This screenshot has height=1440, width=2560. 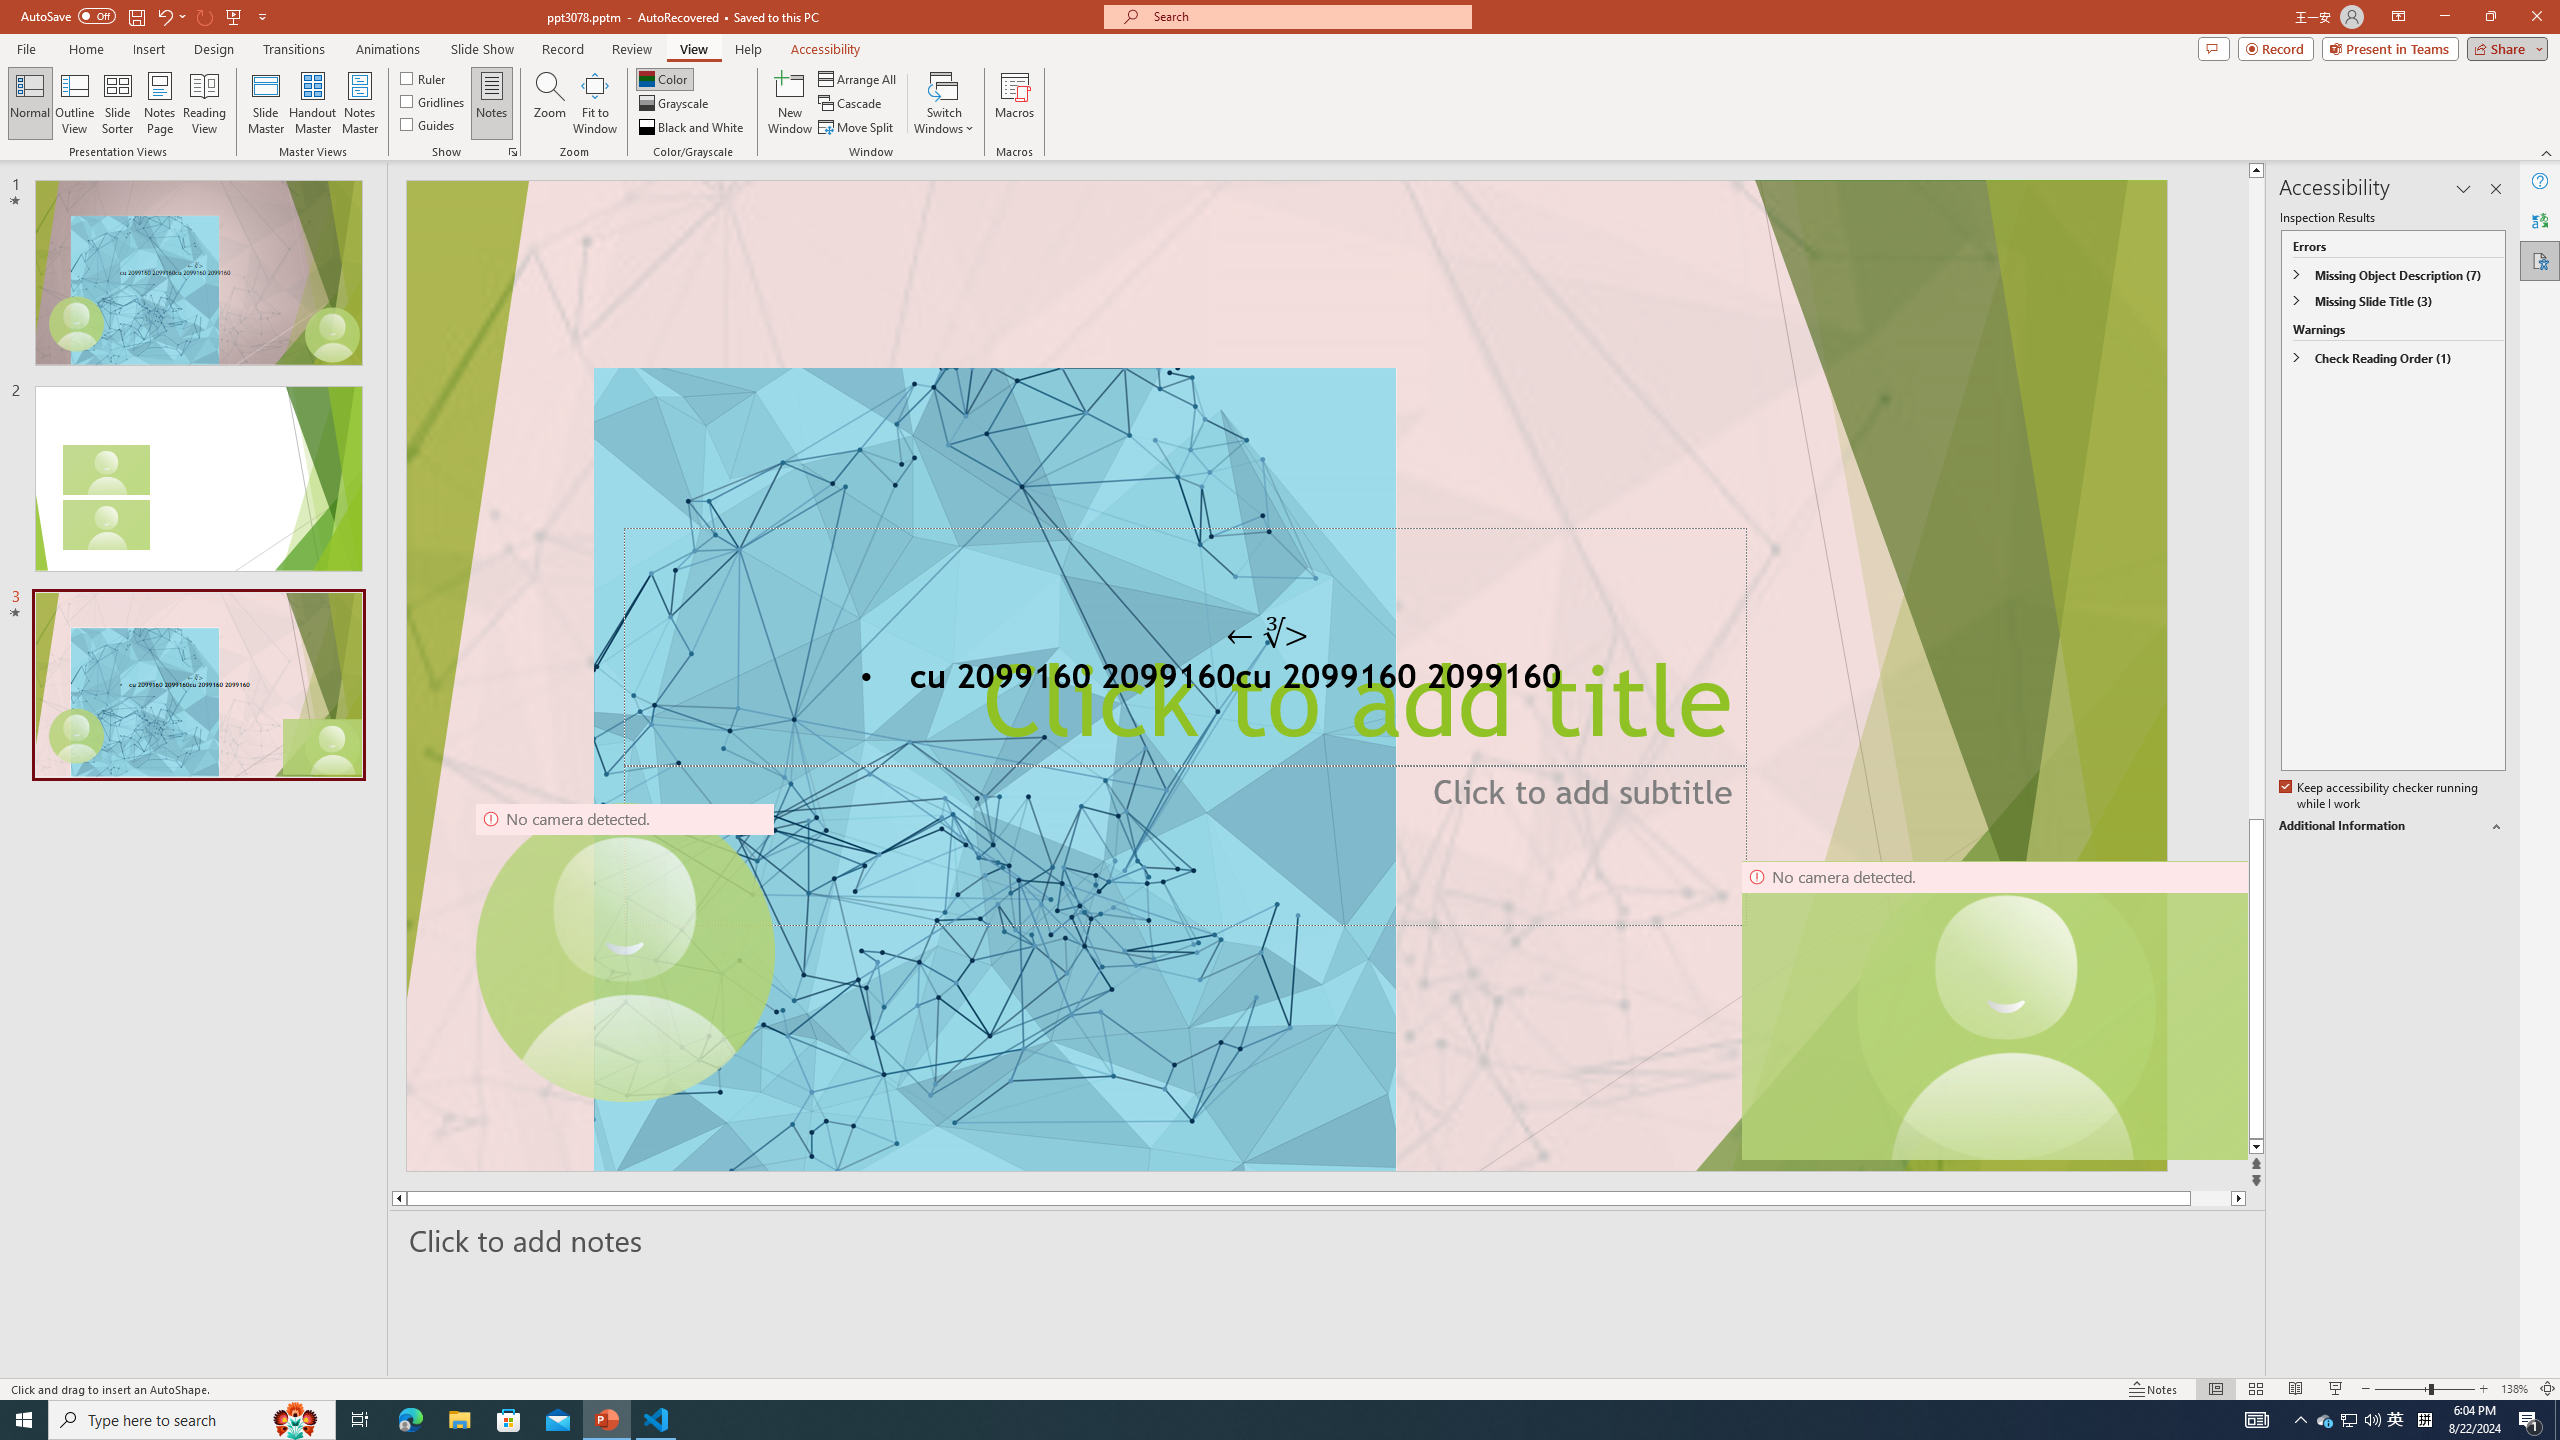 I want to click on 'Slide Master', so click(x=265, y=103).